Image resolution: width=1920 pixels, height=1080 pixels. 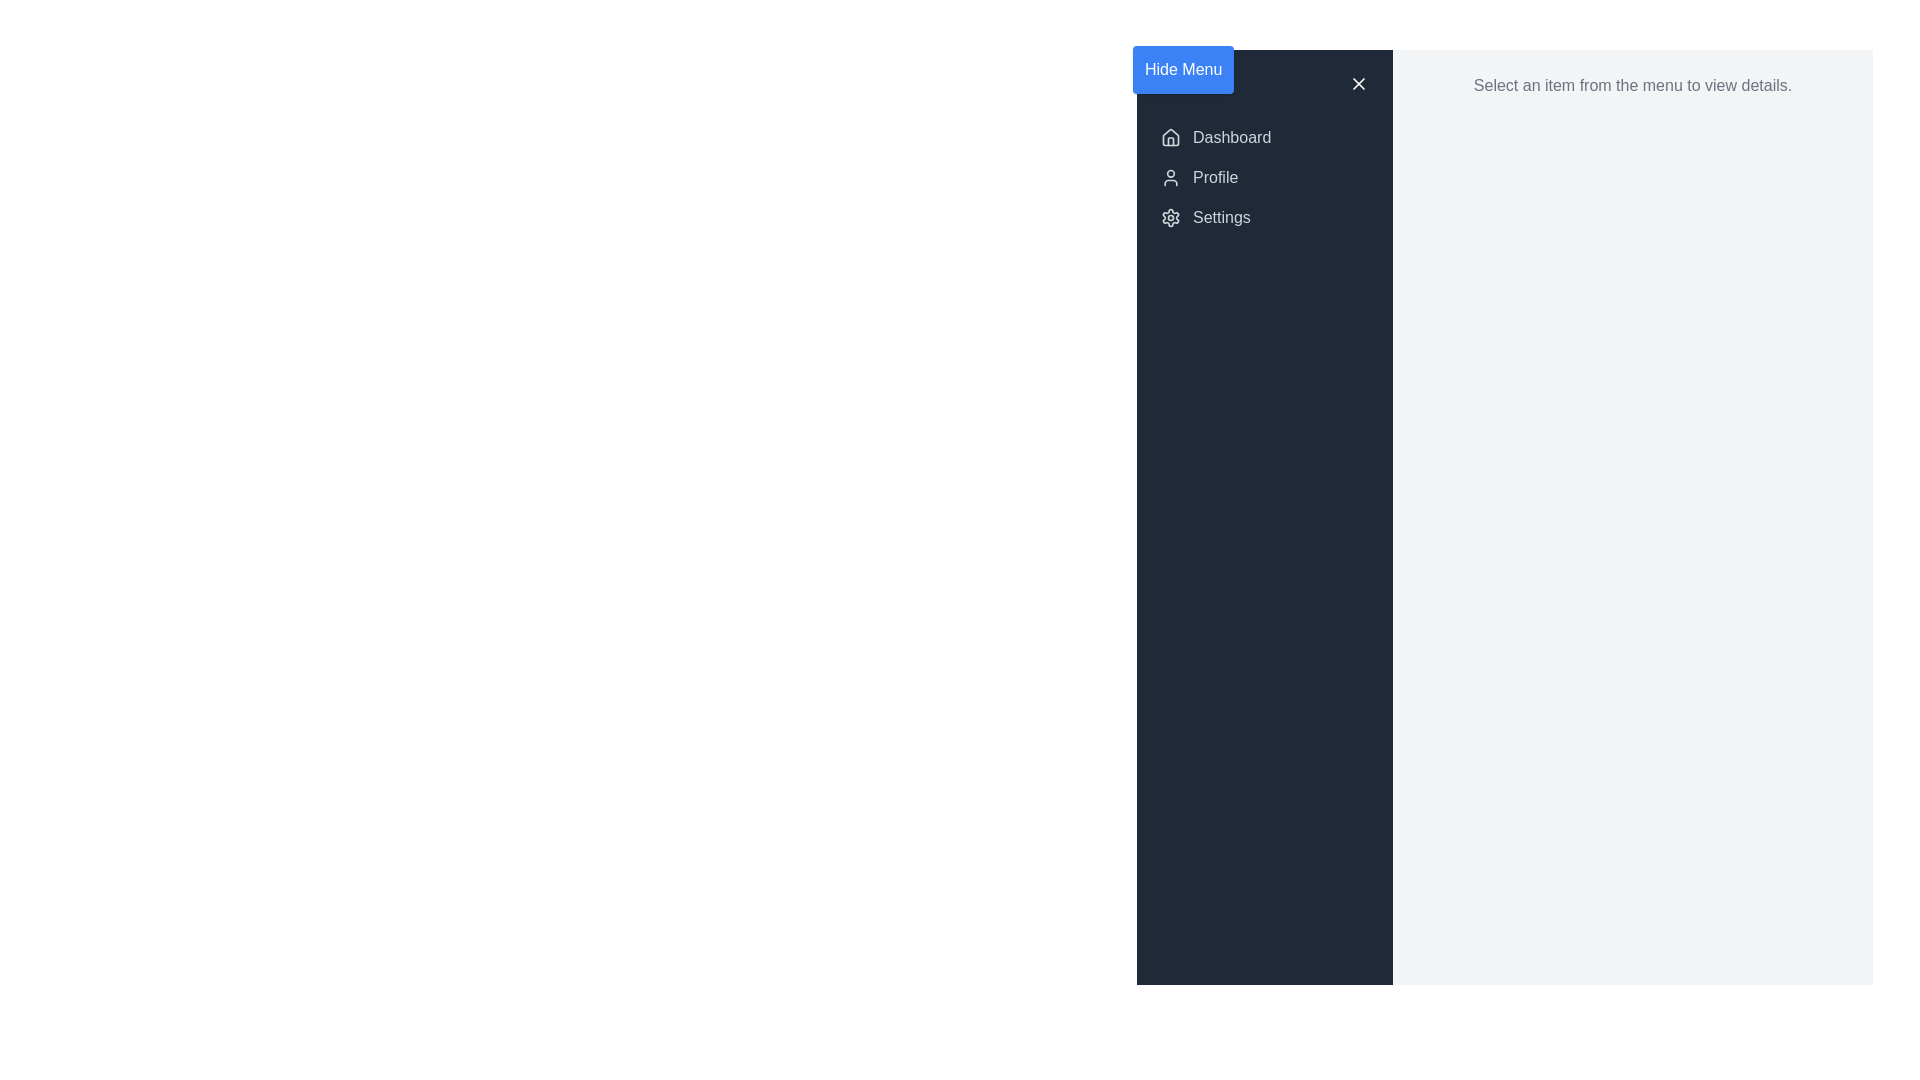 What do you see at coordinates (1214, 176) in the screenshot?
I see `the 'Profile' text label` at bounding box center [1214, 176].